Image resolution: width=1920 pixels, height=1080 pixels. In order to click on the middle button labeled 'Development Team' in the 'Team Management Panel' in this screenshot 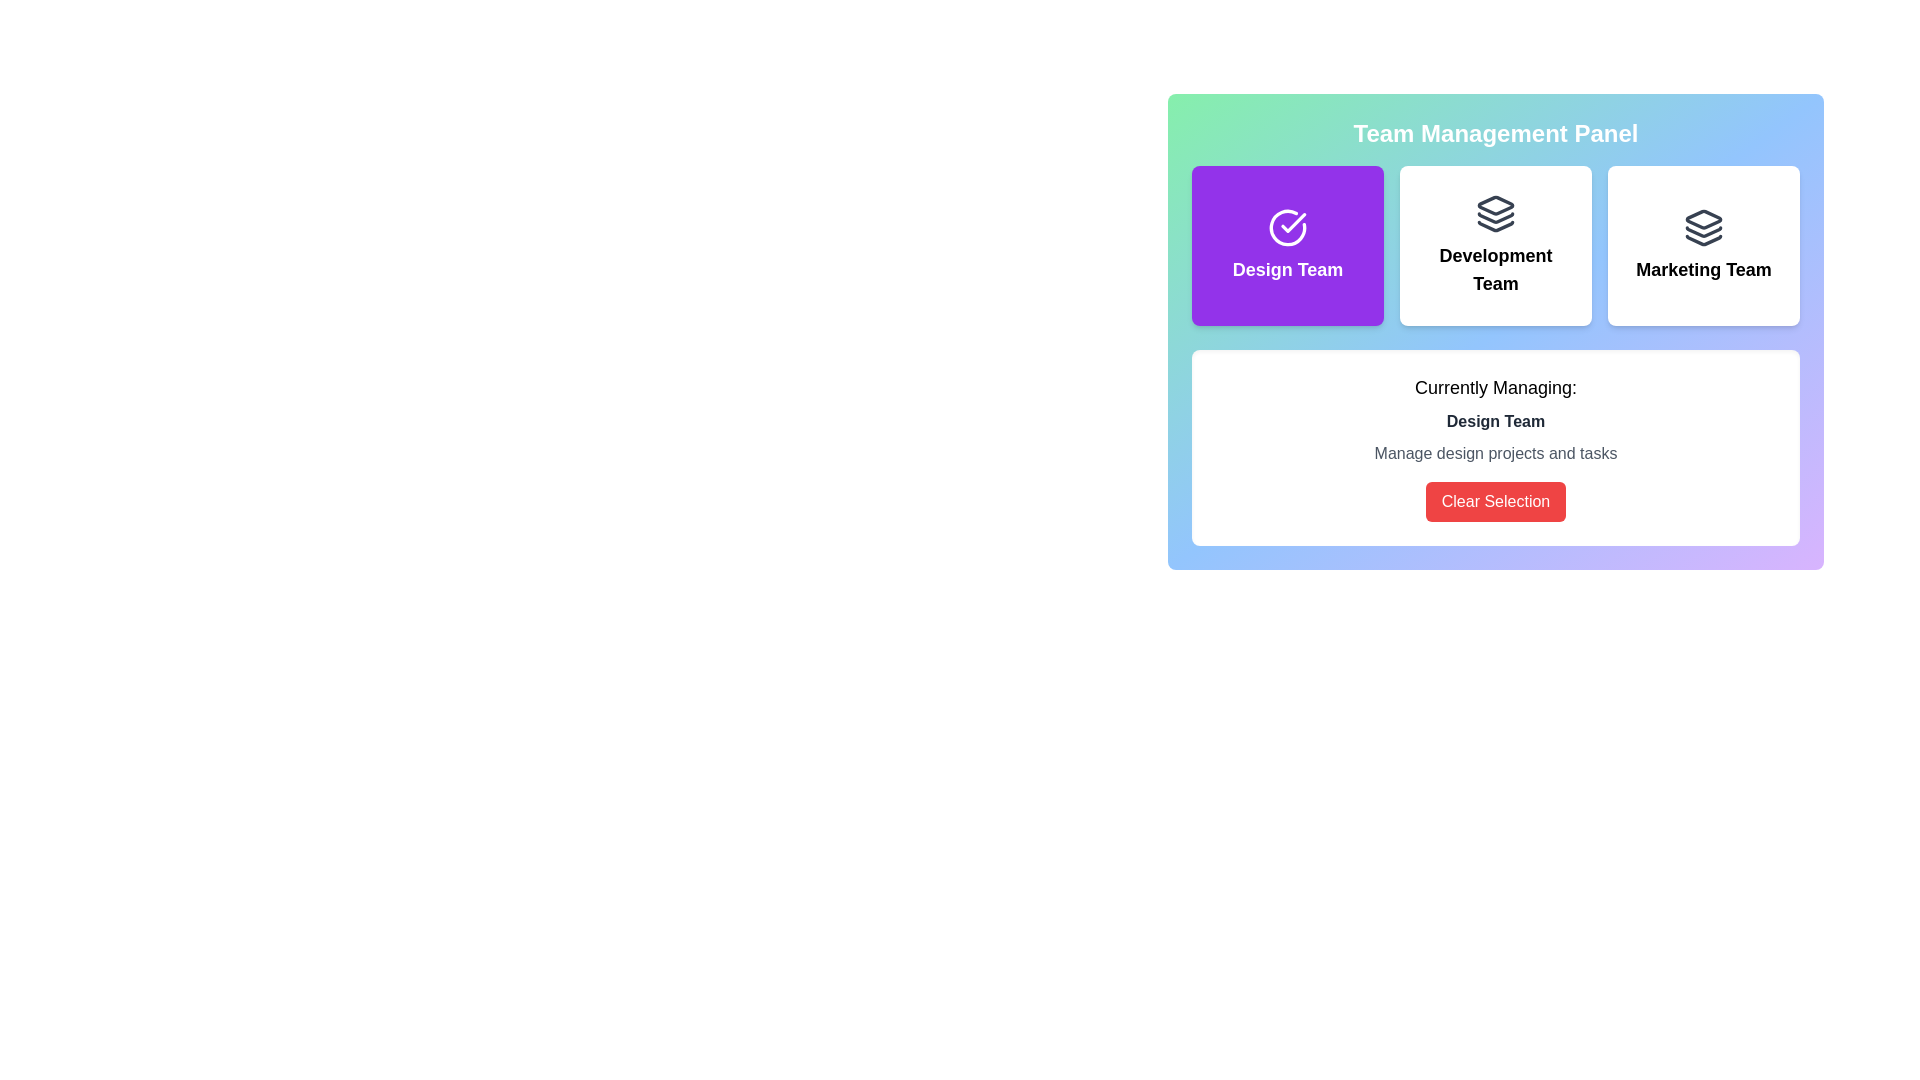, I will do `click(1496, 245)`.